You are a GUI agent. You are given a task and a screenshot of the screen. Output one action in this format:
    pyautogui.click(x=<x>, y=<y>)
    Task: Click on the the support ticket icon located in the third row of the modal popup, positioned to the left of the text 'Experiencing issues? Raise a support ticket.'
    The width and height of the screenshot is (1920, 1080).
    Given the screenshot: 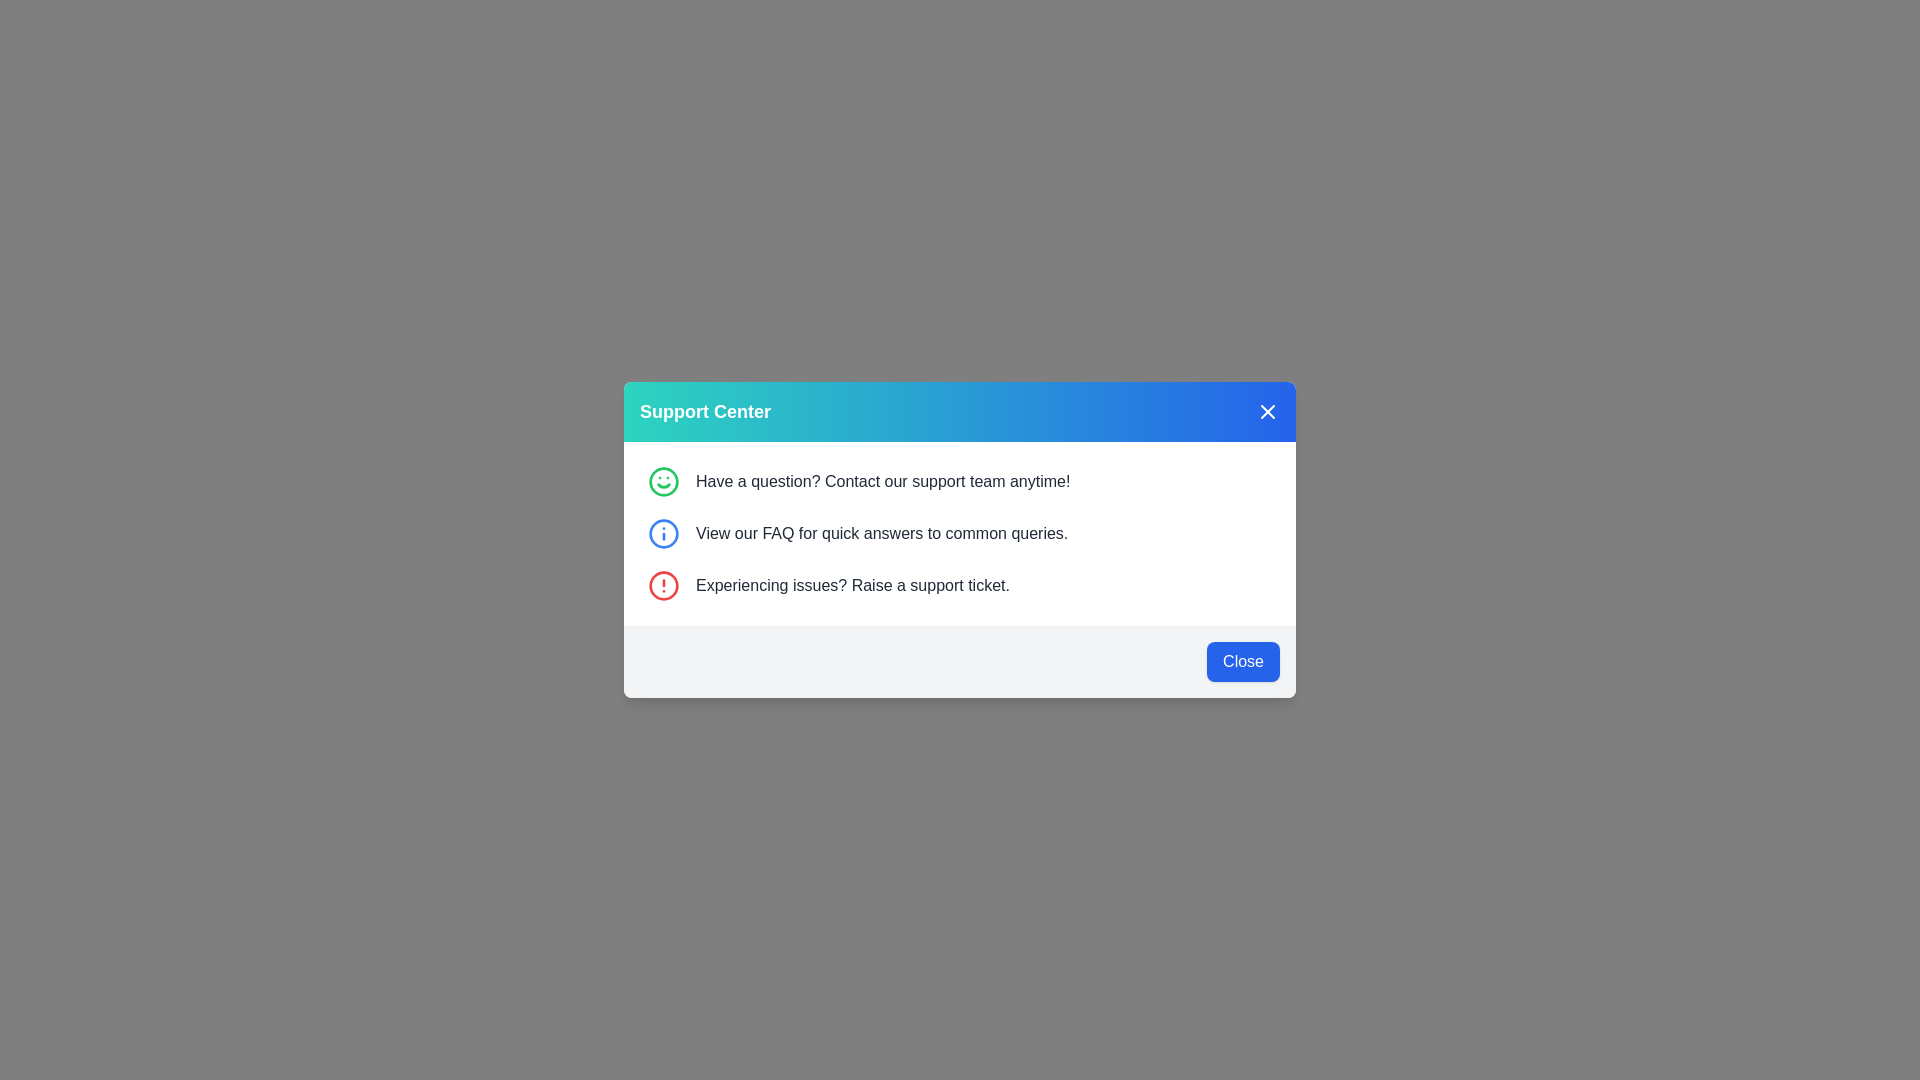 What is the action you would take?
    pyautogui.click(x=663, y=585)
    